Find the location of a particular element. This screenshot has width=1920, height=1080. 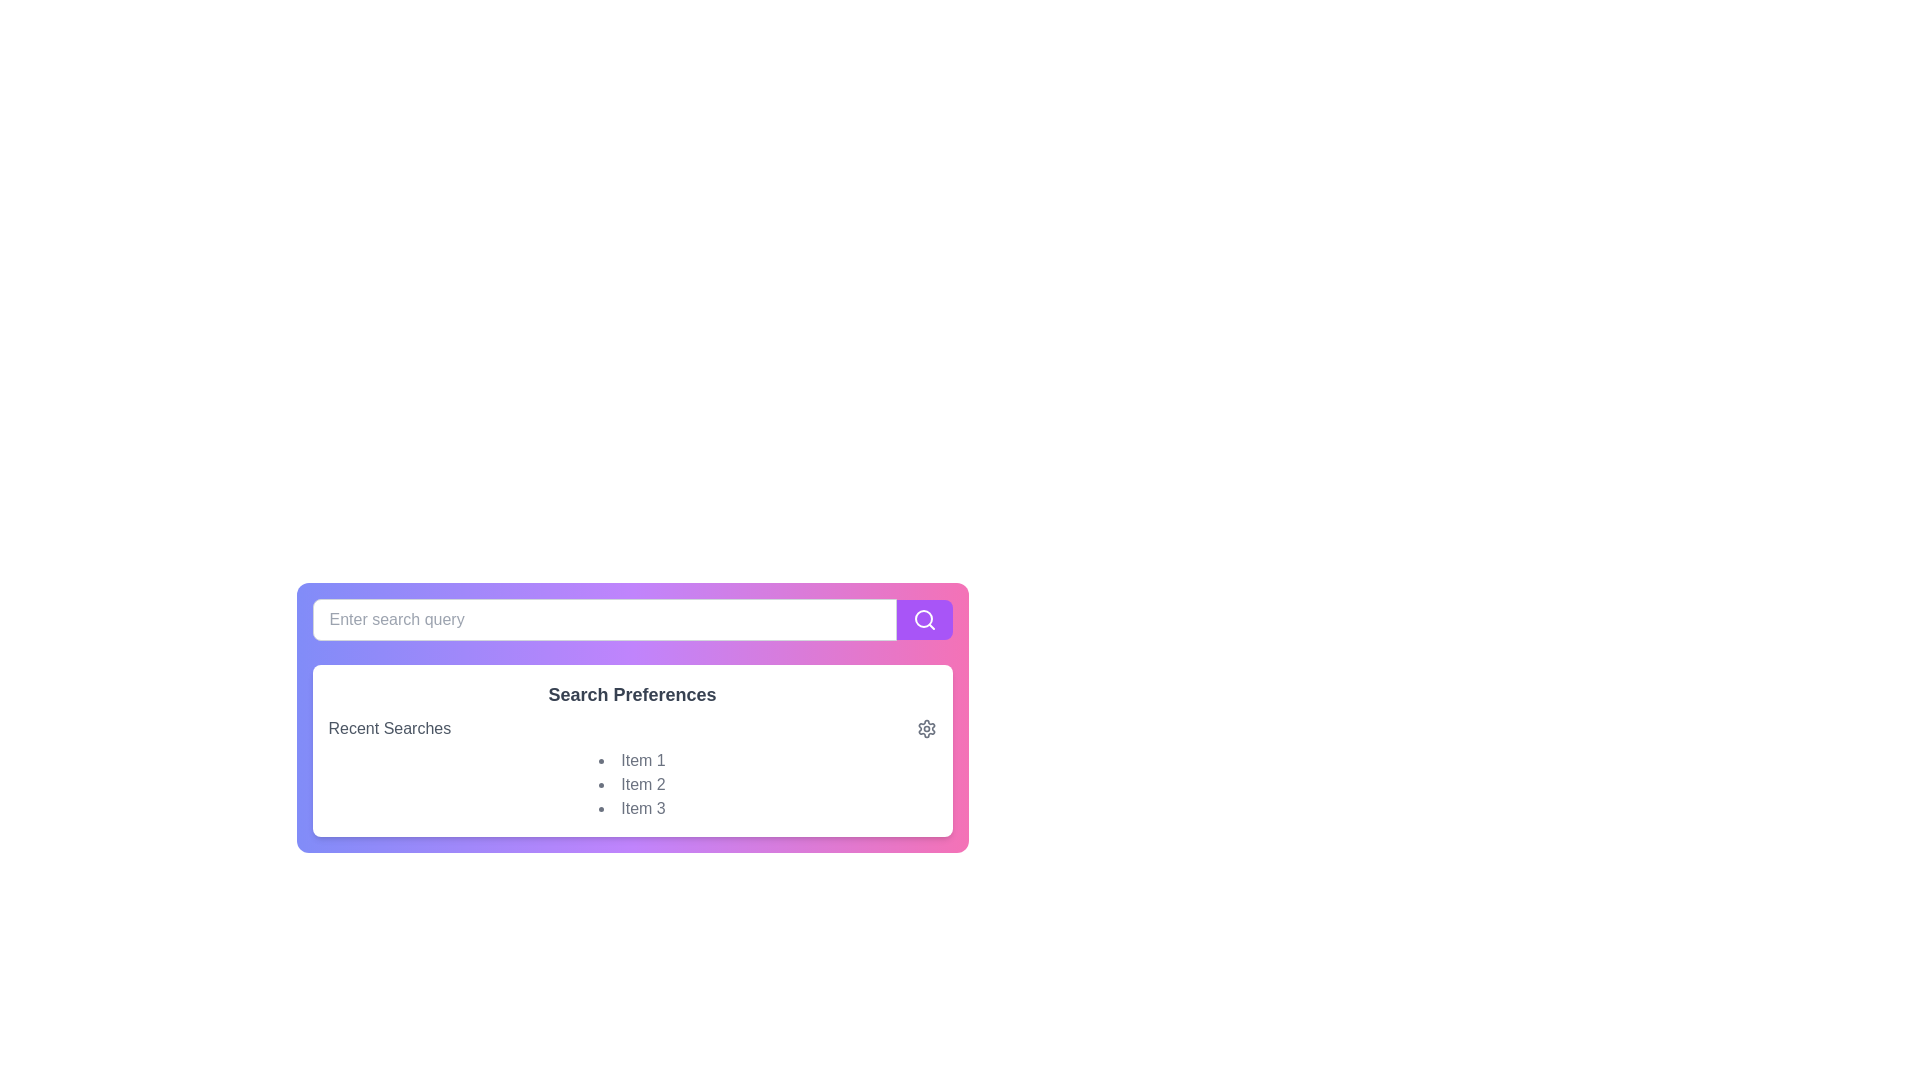

the static text item displaying 'Item 1' in the 'Recent Searches' section, which is the first item in the bullet-point list is located at coordinates (631, 760).